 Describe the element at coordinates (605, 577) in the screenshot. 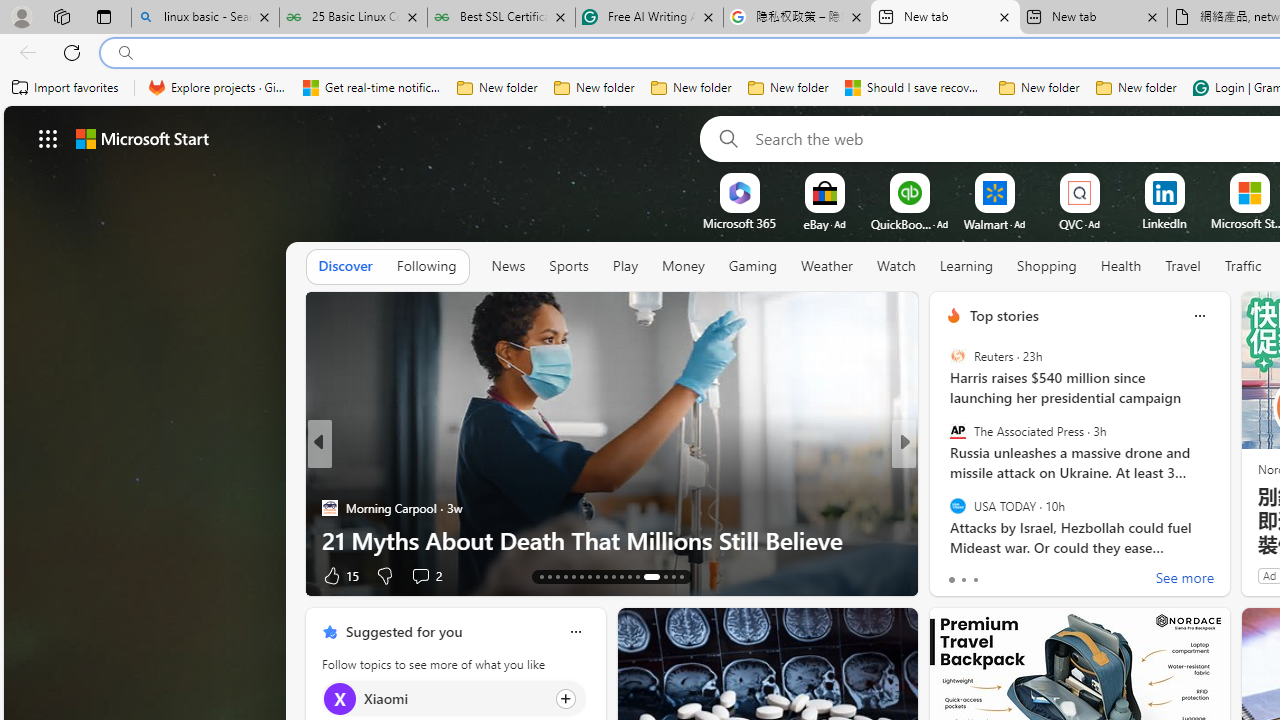

I see `'AutomationID: tab-21'` at that location.